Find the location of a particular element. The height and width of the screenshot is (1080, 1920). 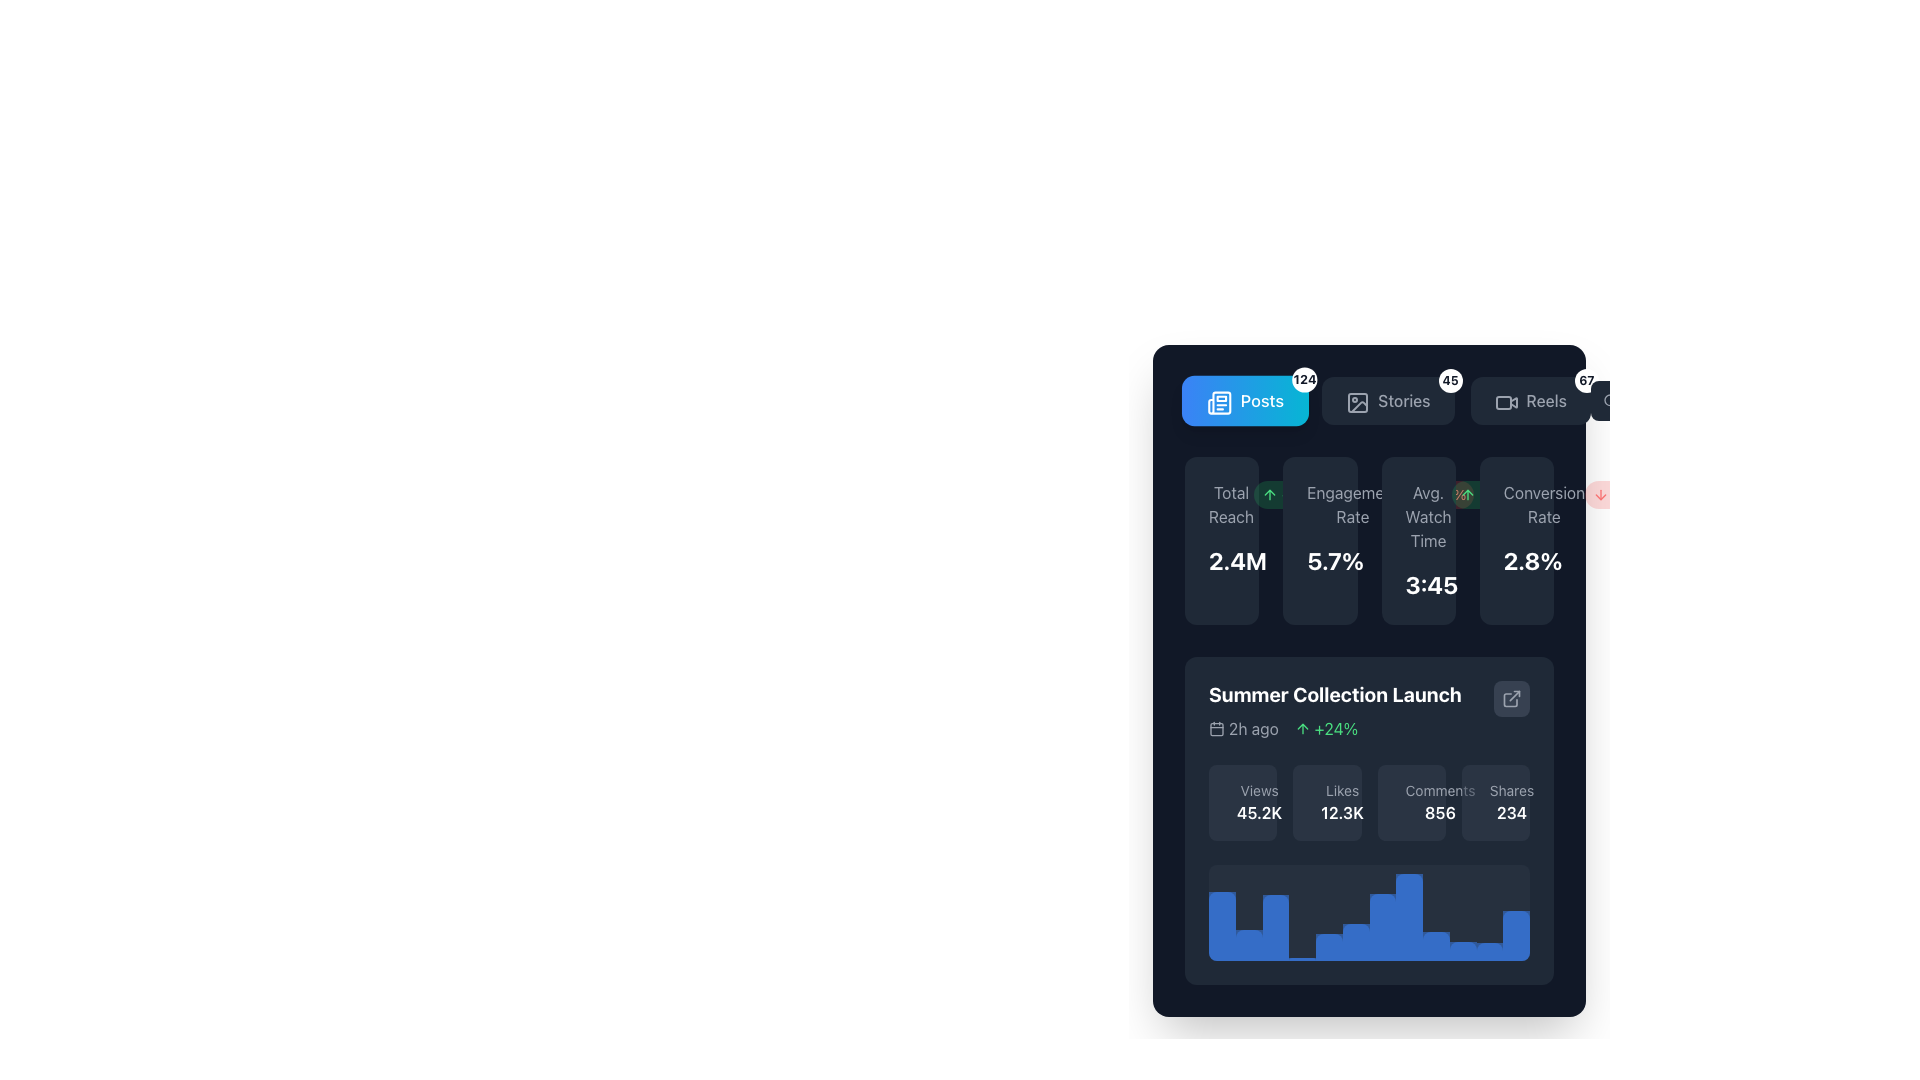

displayed number of comments for the 'Summer Collection Launch' campaign, which is shown in the text label located below the 'Comments' section of social media engagement metrics is located at coordinates (1440, 813).